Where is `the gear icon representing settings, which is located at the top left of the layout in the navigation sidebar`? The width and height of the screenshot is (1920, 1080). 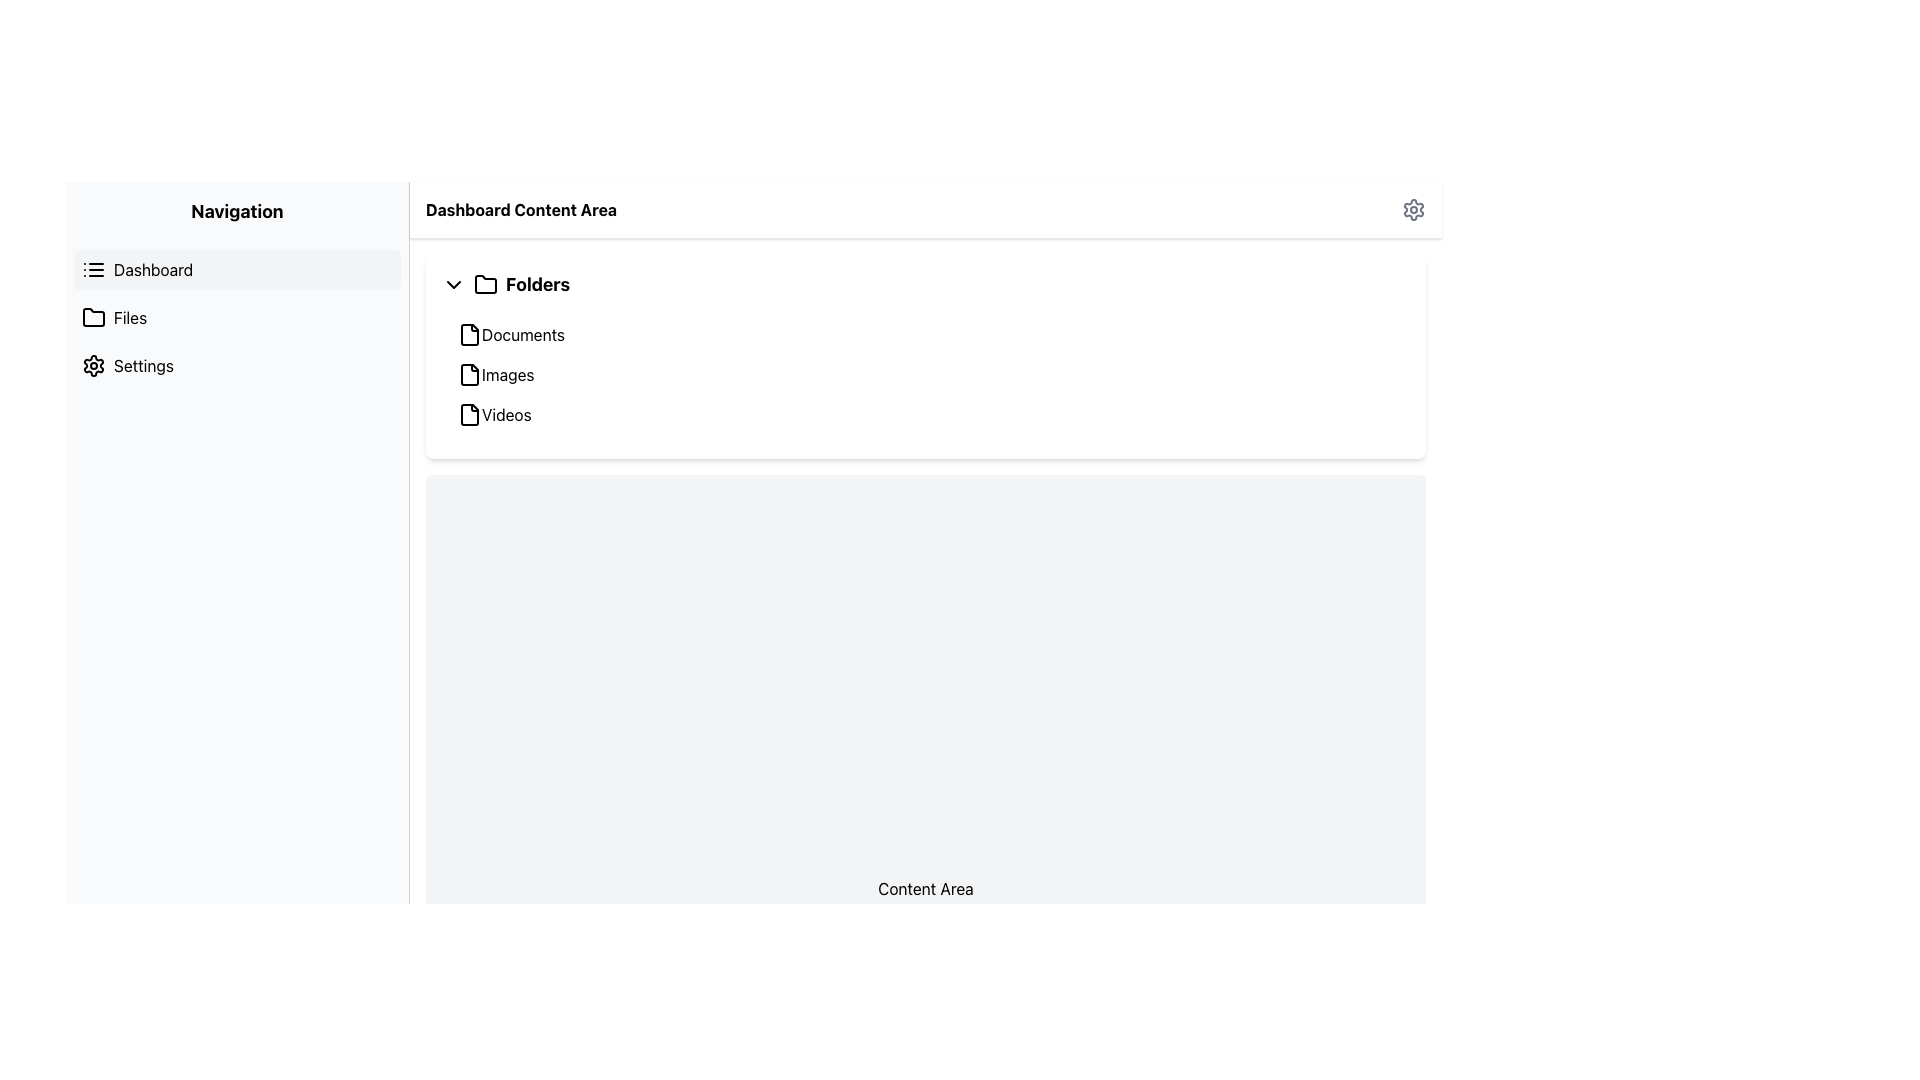 the gear icon representing settings, which is located at the top left of the layout in the navigation sidebar is located at coordinates (93, 366).